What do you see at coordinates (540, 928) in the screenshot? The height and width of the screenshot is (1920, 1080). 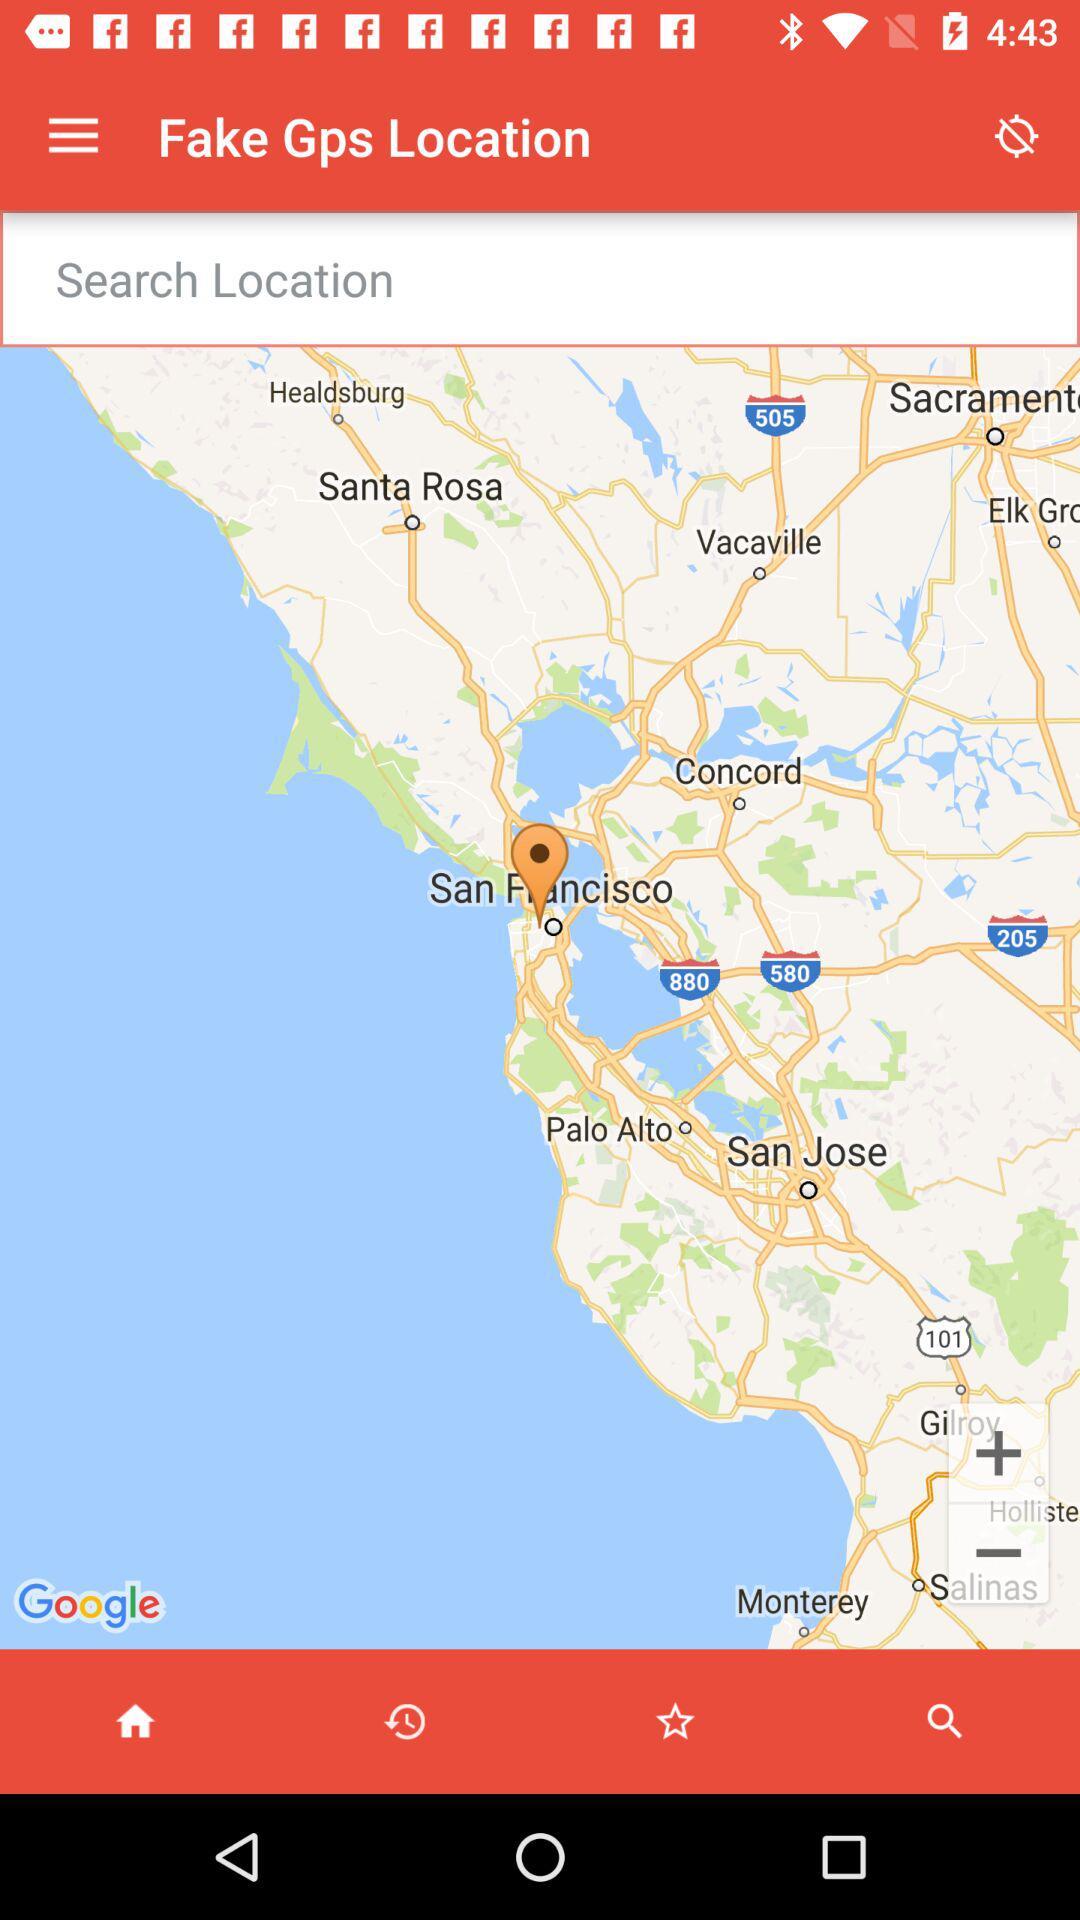 I see `item at the center` at bounding box center [540, 928].